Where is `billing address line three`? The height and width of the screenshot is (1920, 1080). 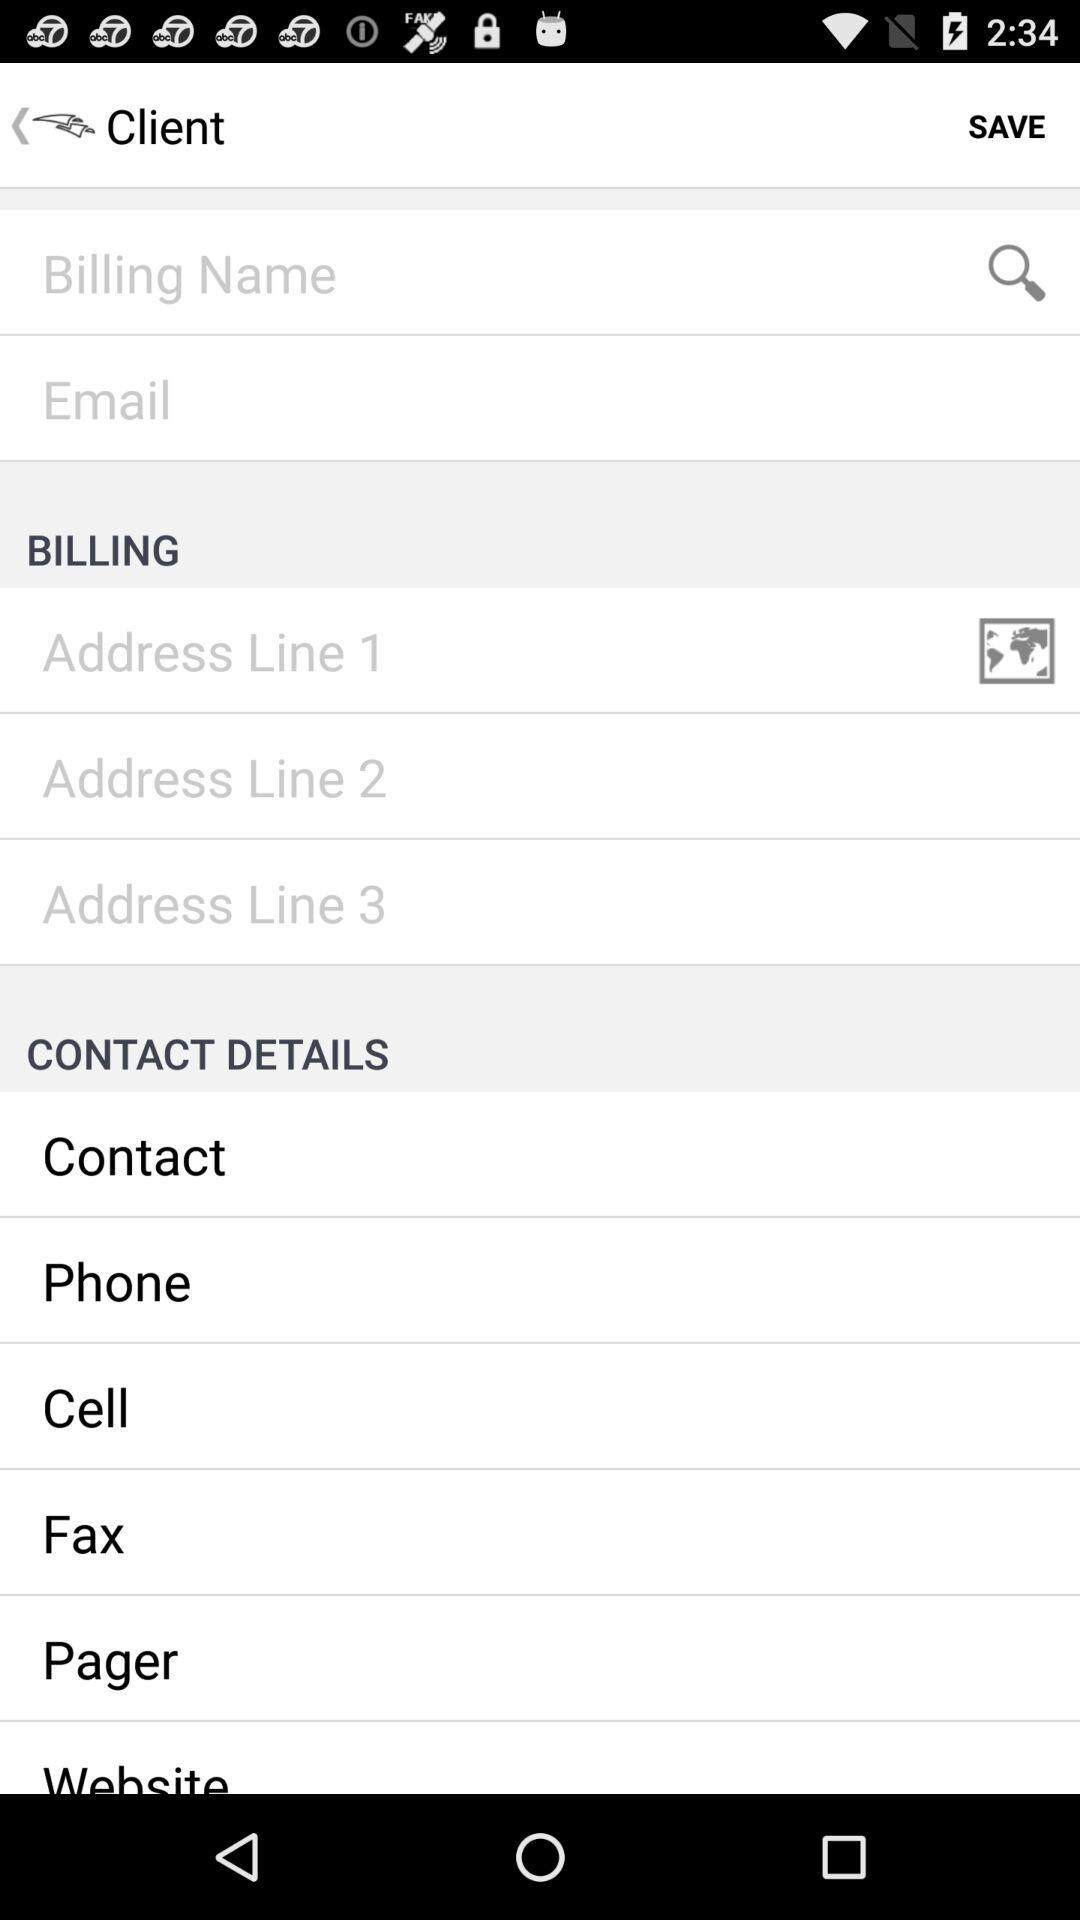 billing address line three is located at coordinates (540, 901).